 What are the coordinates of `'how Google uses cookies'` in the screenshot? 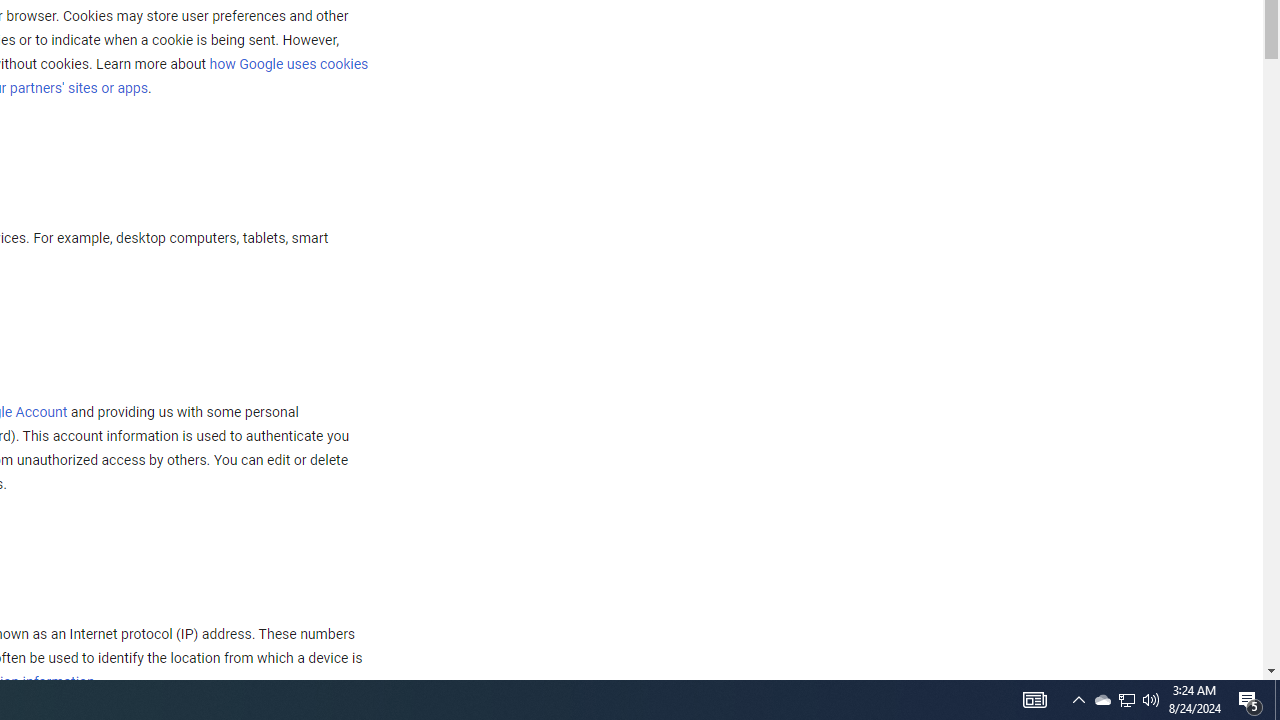 It's located at (287, 62).